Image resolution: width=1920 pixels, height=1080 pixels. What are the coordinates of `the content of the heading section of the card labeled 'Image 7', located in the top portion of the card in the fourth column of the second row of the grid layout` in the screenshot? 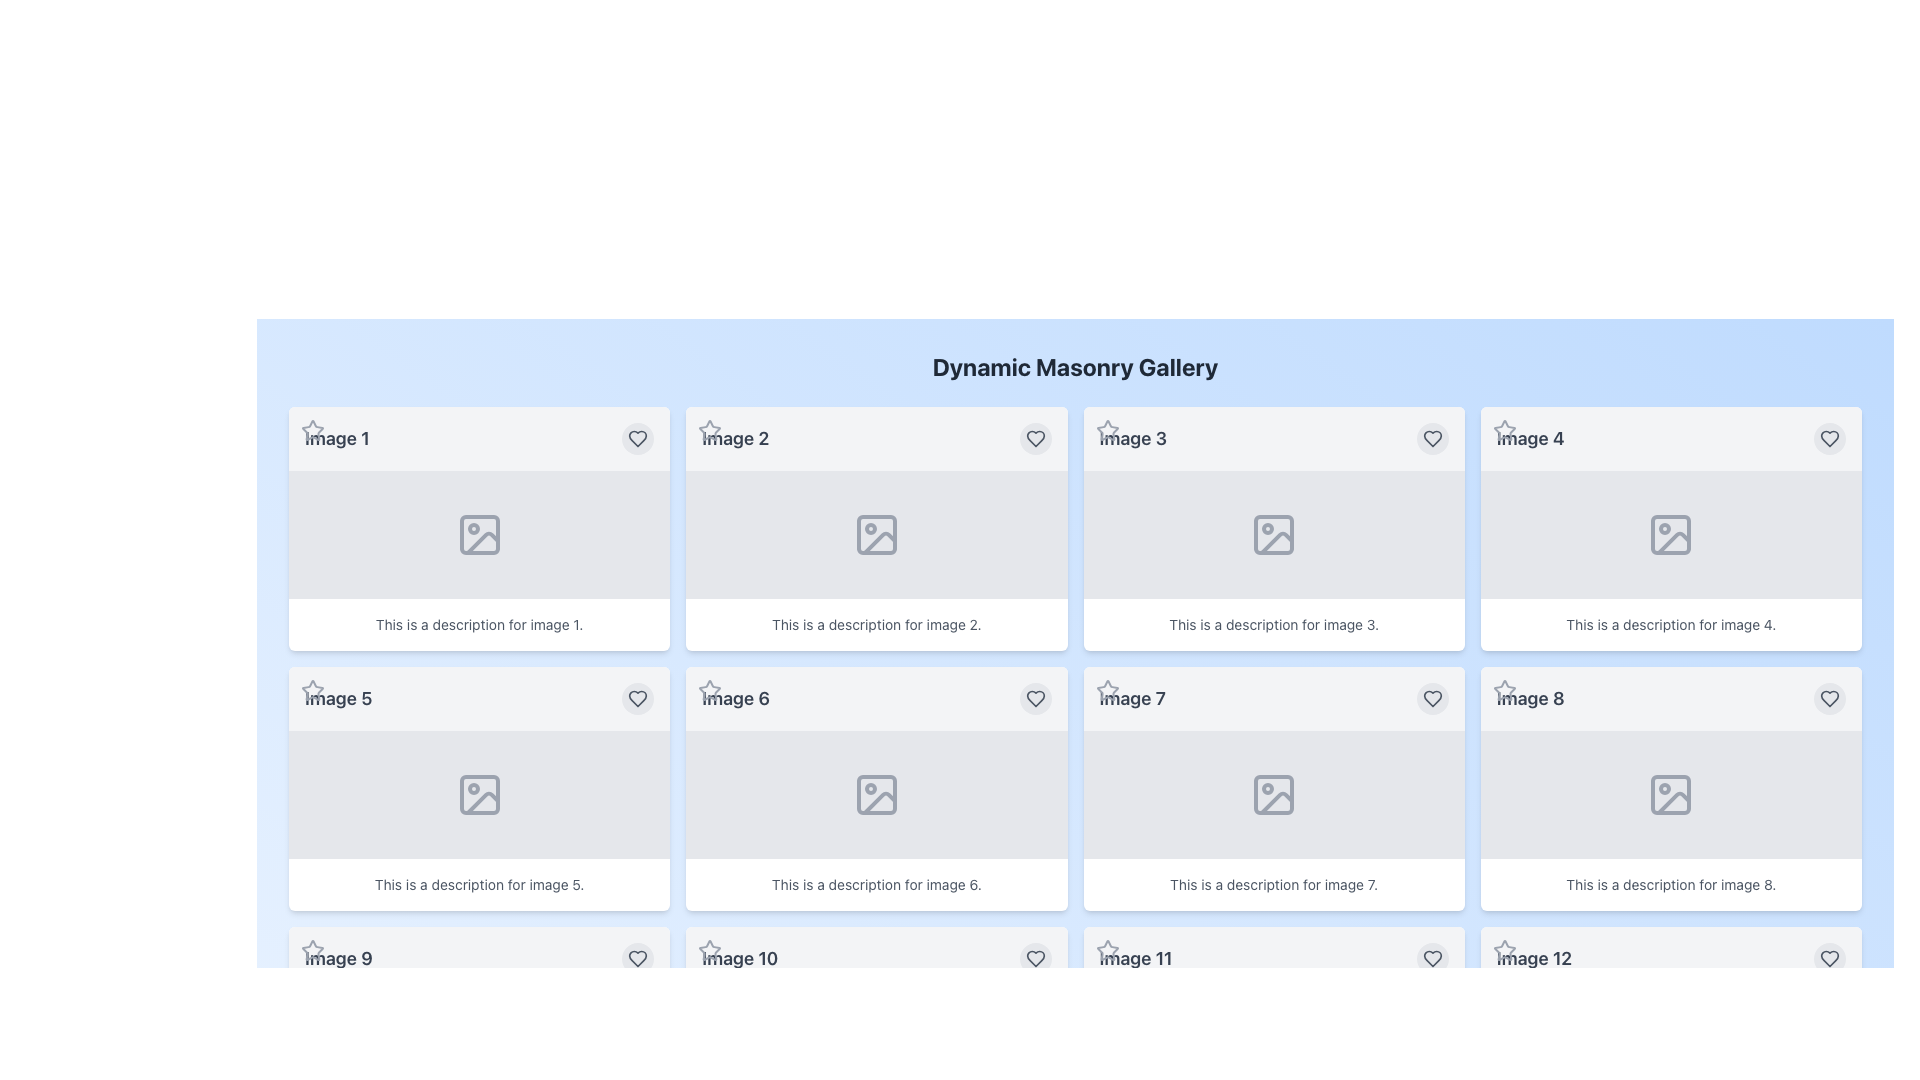 It's located at (1273, 697).